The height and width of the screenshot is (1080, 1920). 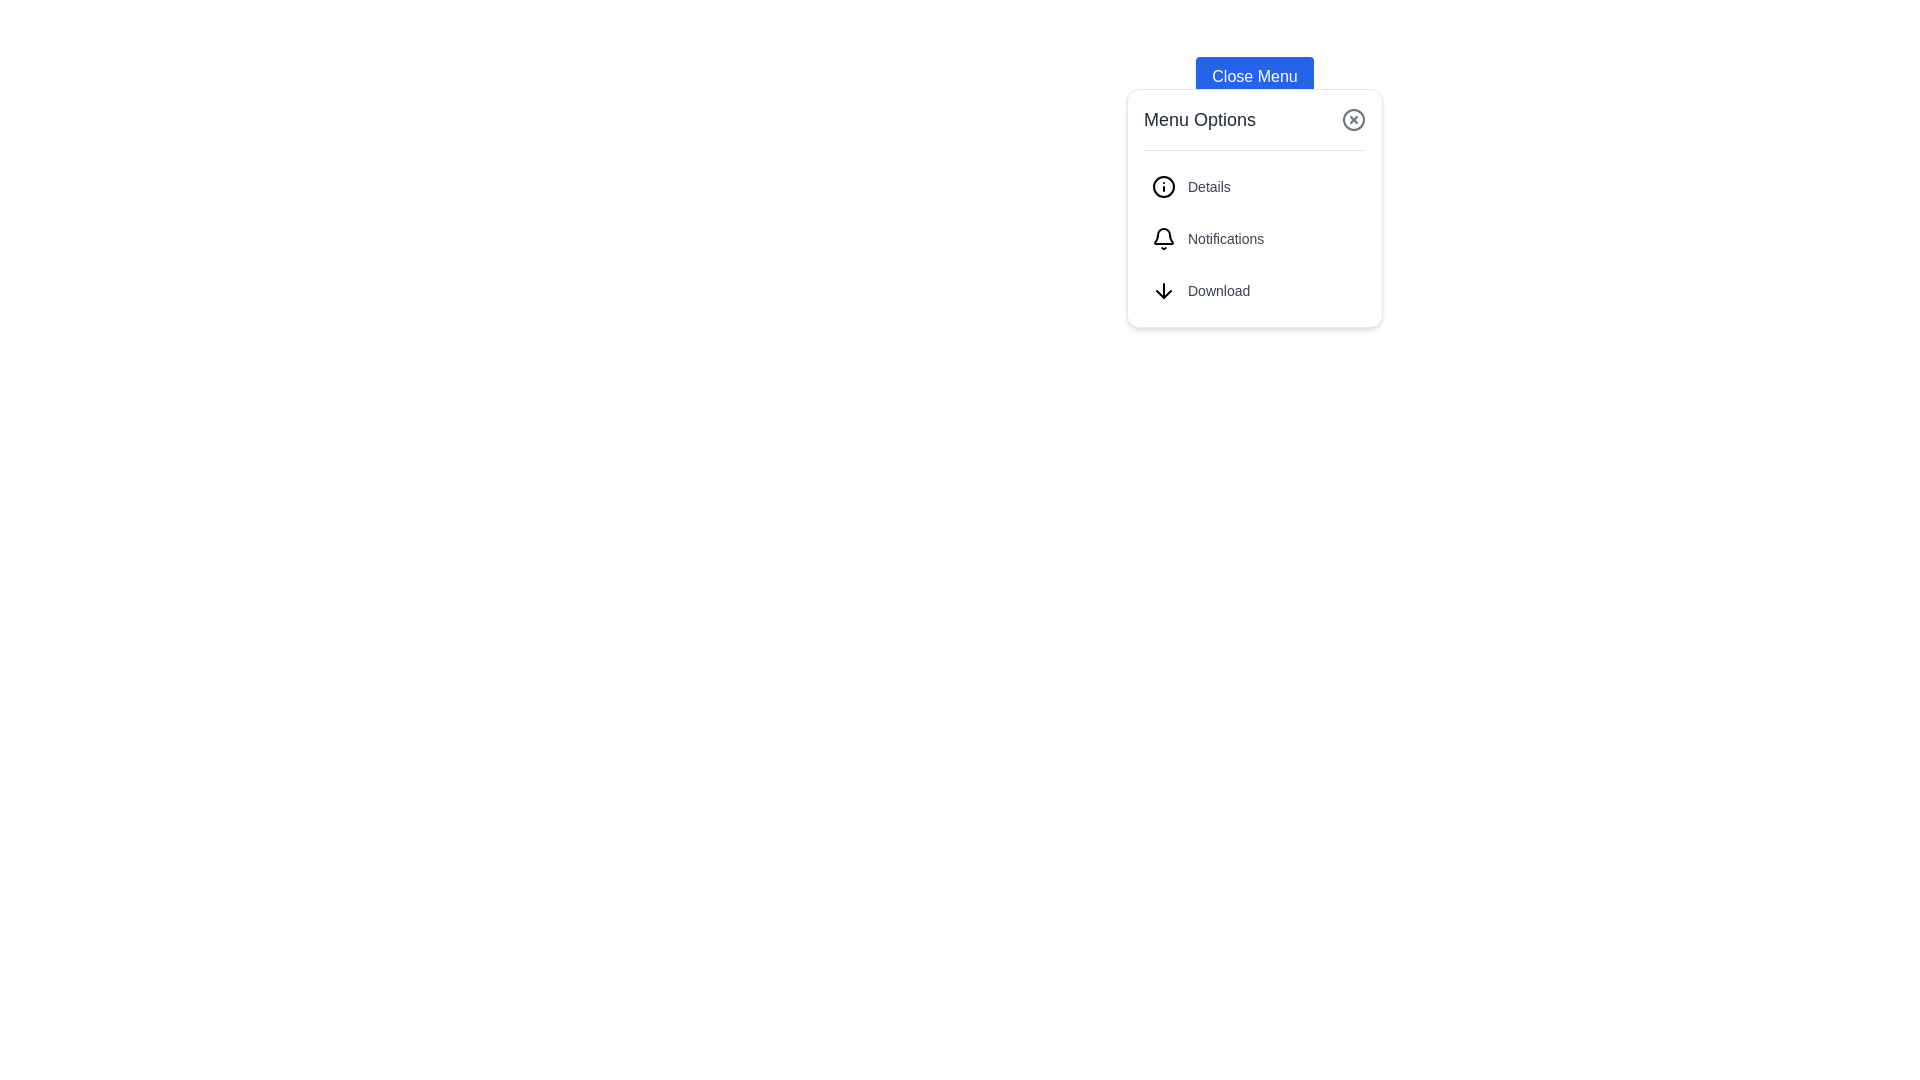 What do you see at coordinates (1253, 128) in the screenshot?
I see `the title of the menu popup located at the top of the panel, directly under the 'Close Menu' button` at bounding box center [1253, 128].